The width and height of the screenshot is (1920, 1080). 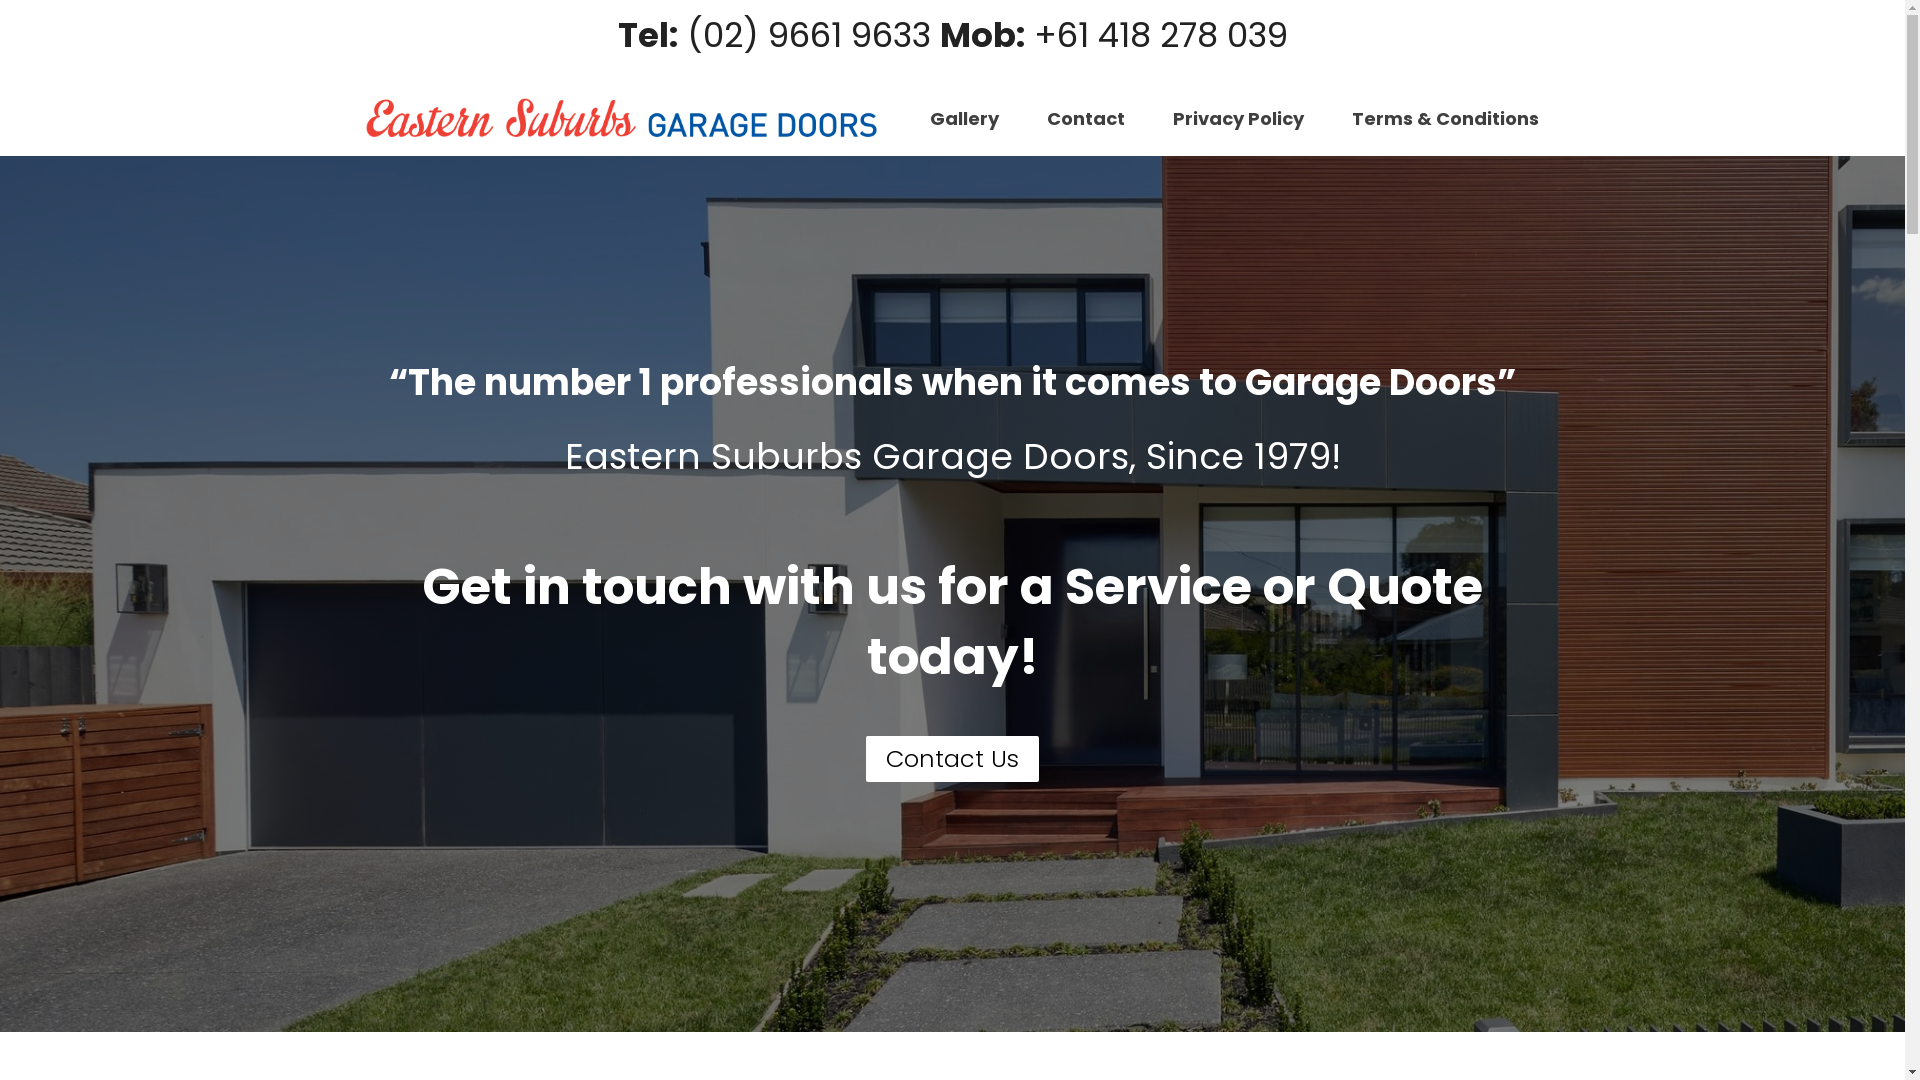 What do you see at coordinates (951, 759) in the screenshot?
I see `'Contact Us'` at bounding box center [951, 759].